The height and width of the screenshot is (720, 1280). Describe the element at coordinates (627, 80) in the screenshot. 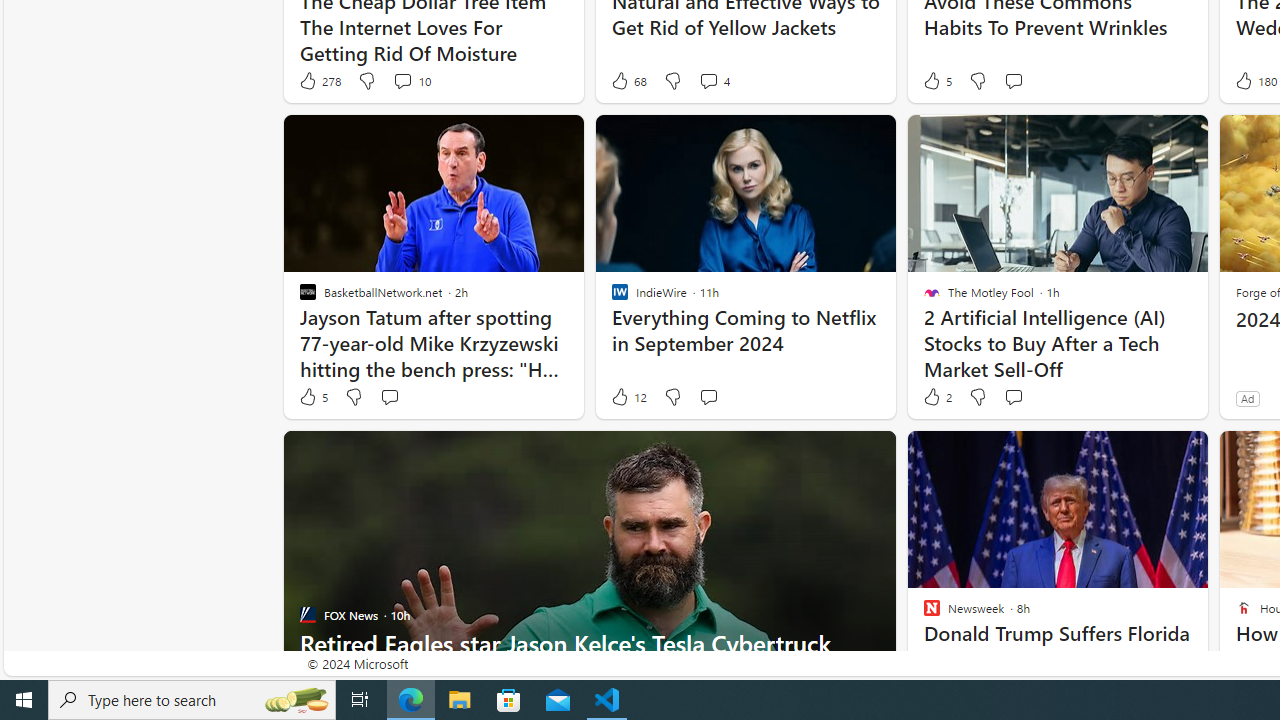

I see `'68 Like'` at that location.